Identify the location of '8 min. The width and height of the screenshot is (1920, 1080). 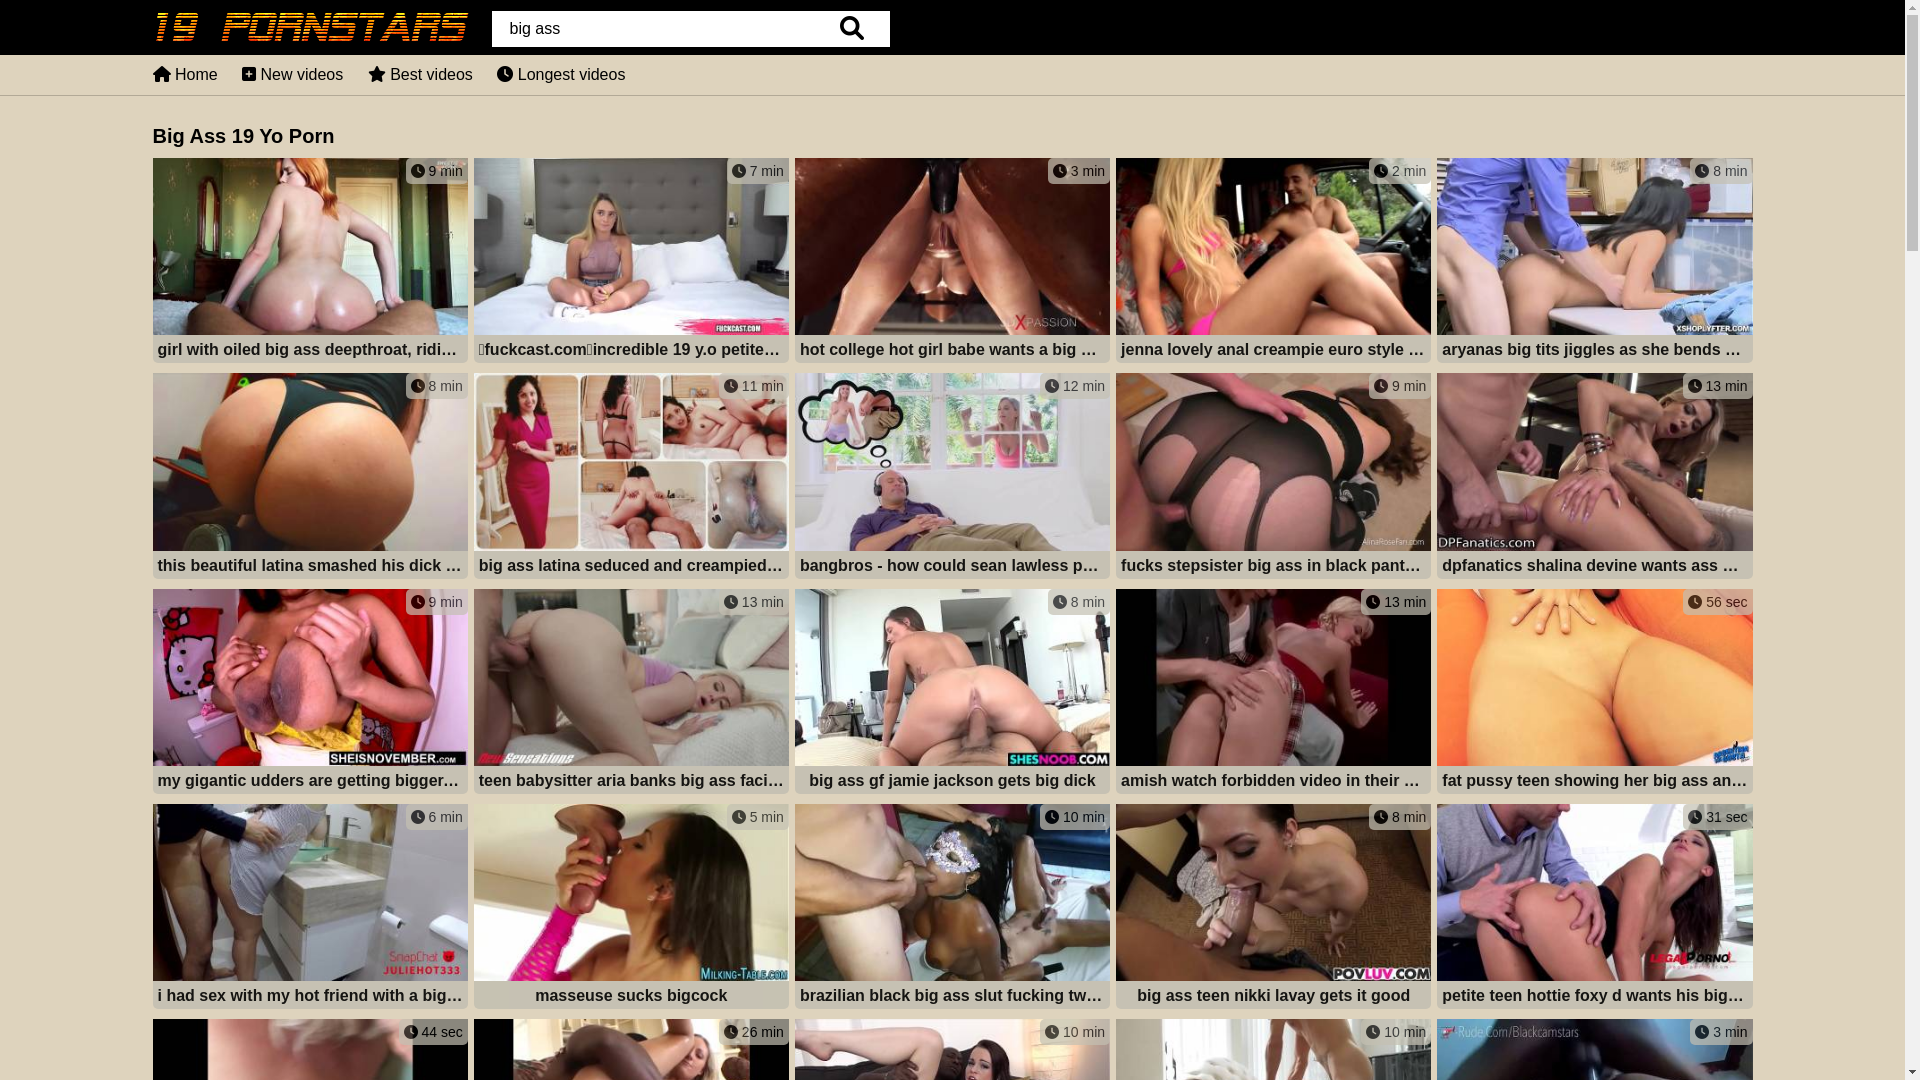
(1272, 908).